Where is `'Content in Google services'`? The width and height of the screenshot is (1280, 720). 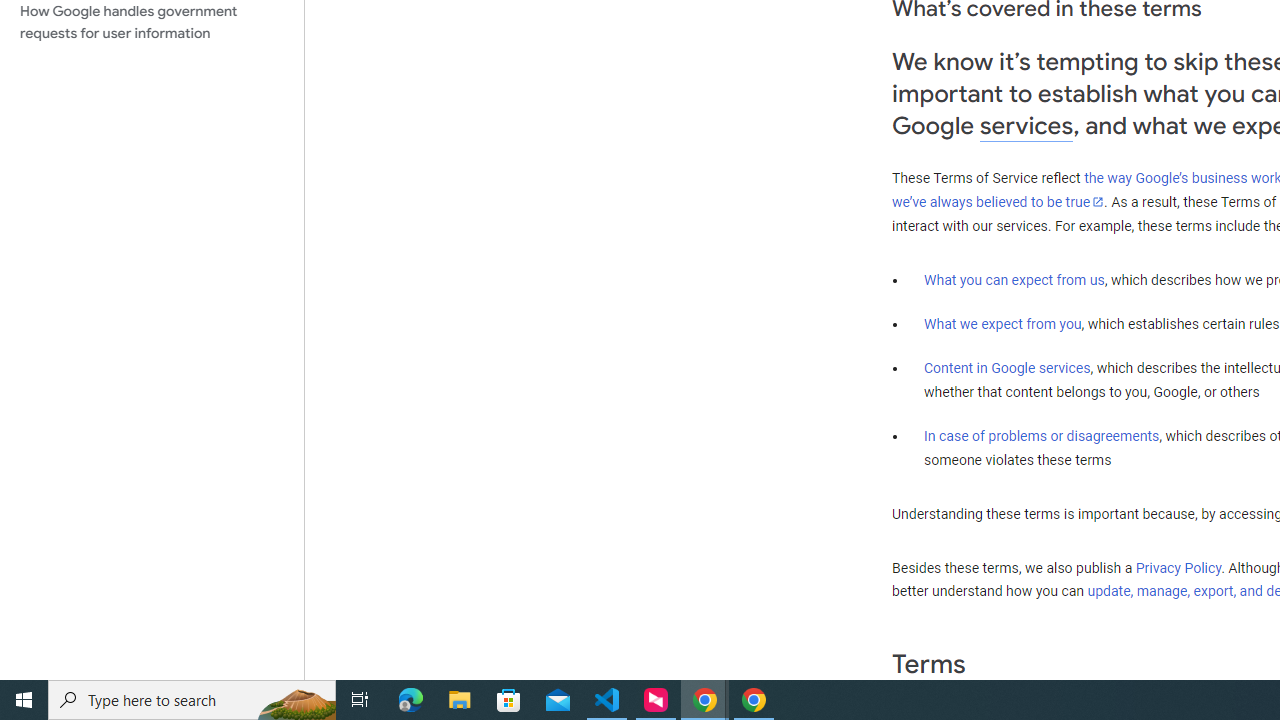 'Content in Google services' is located at coordinates (1007, 368).